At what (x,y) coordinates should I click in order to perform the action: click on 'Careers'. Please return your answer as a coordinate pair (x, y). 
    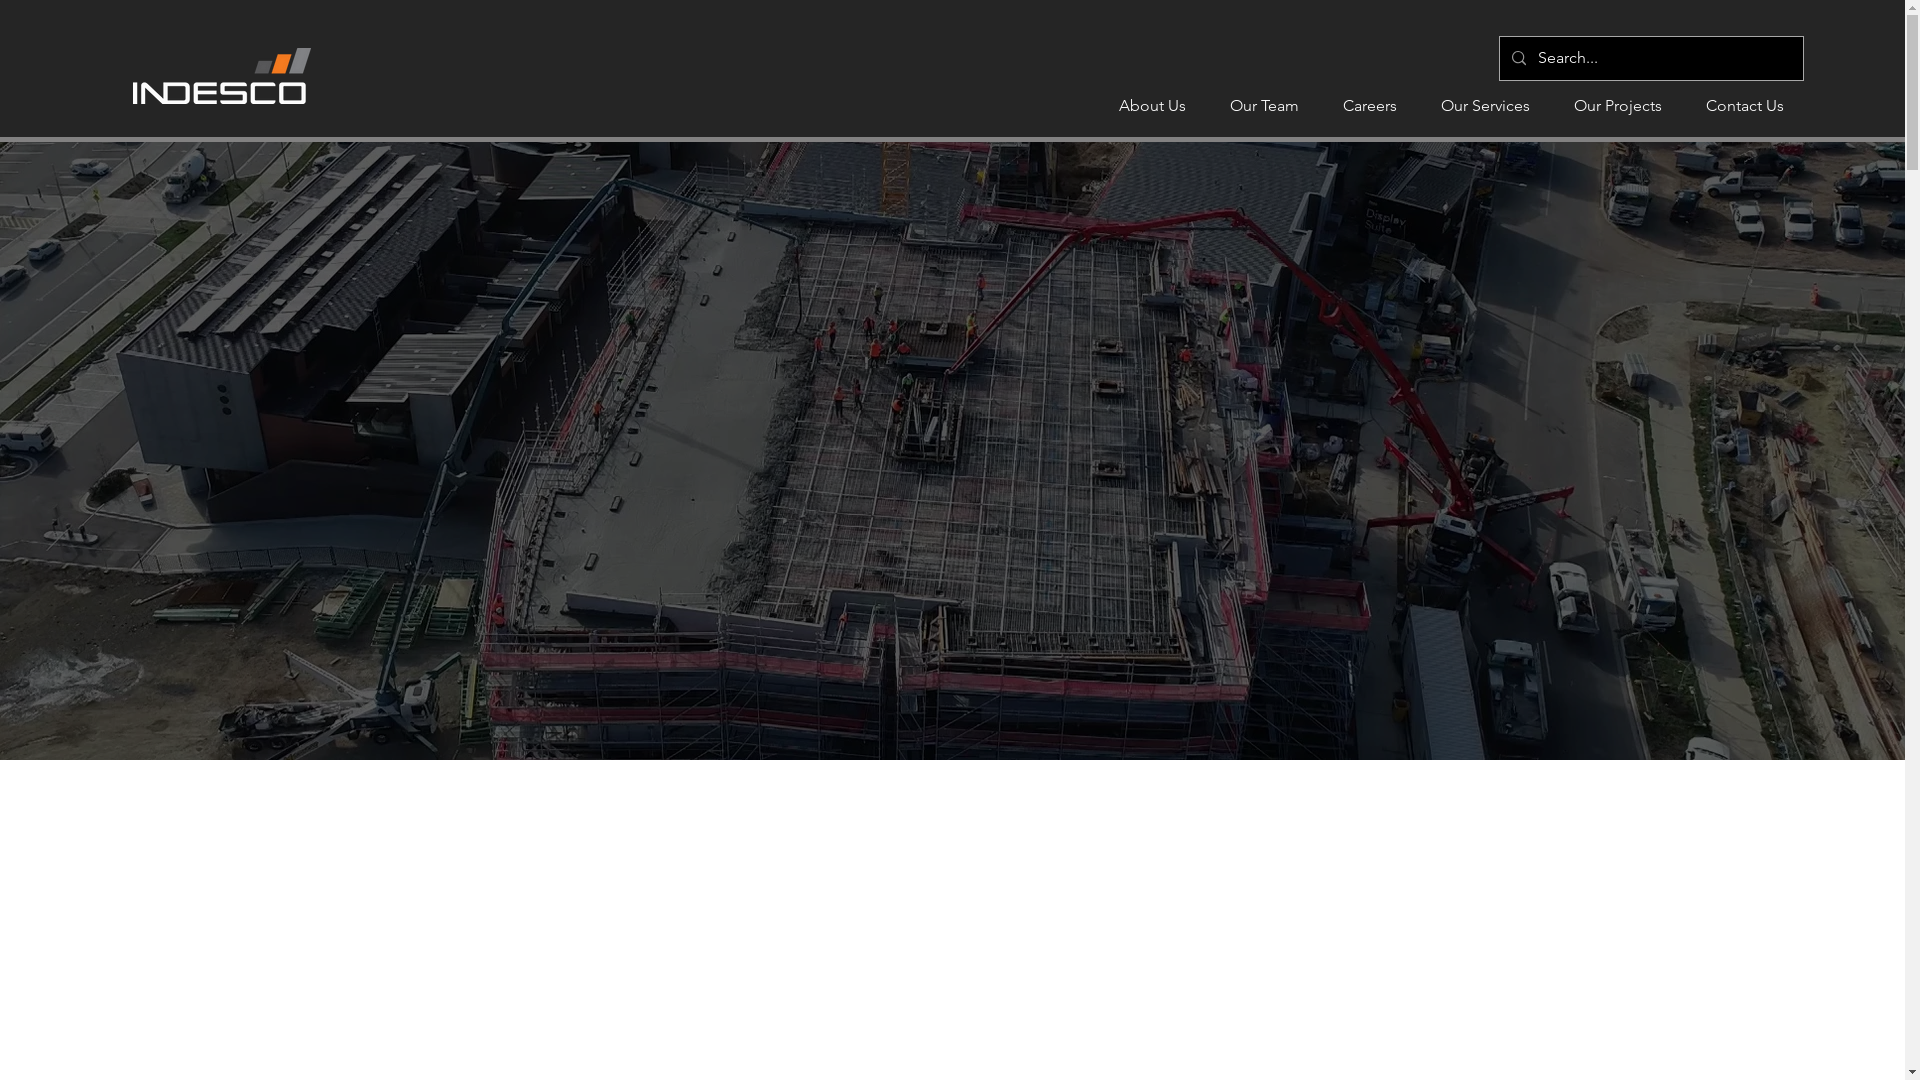
    Looking at the image, I should click on (1368, 105).